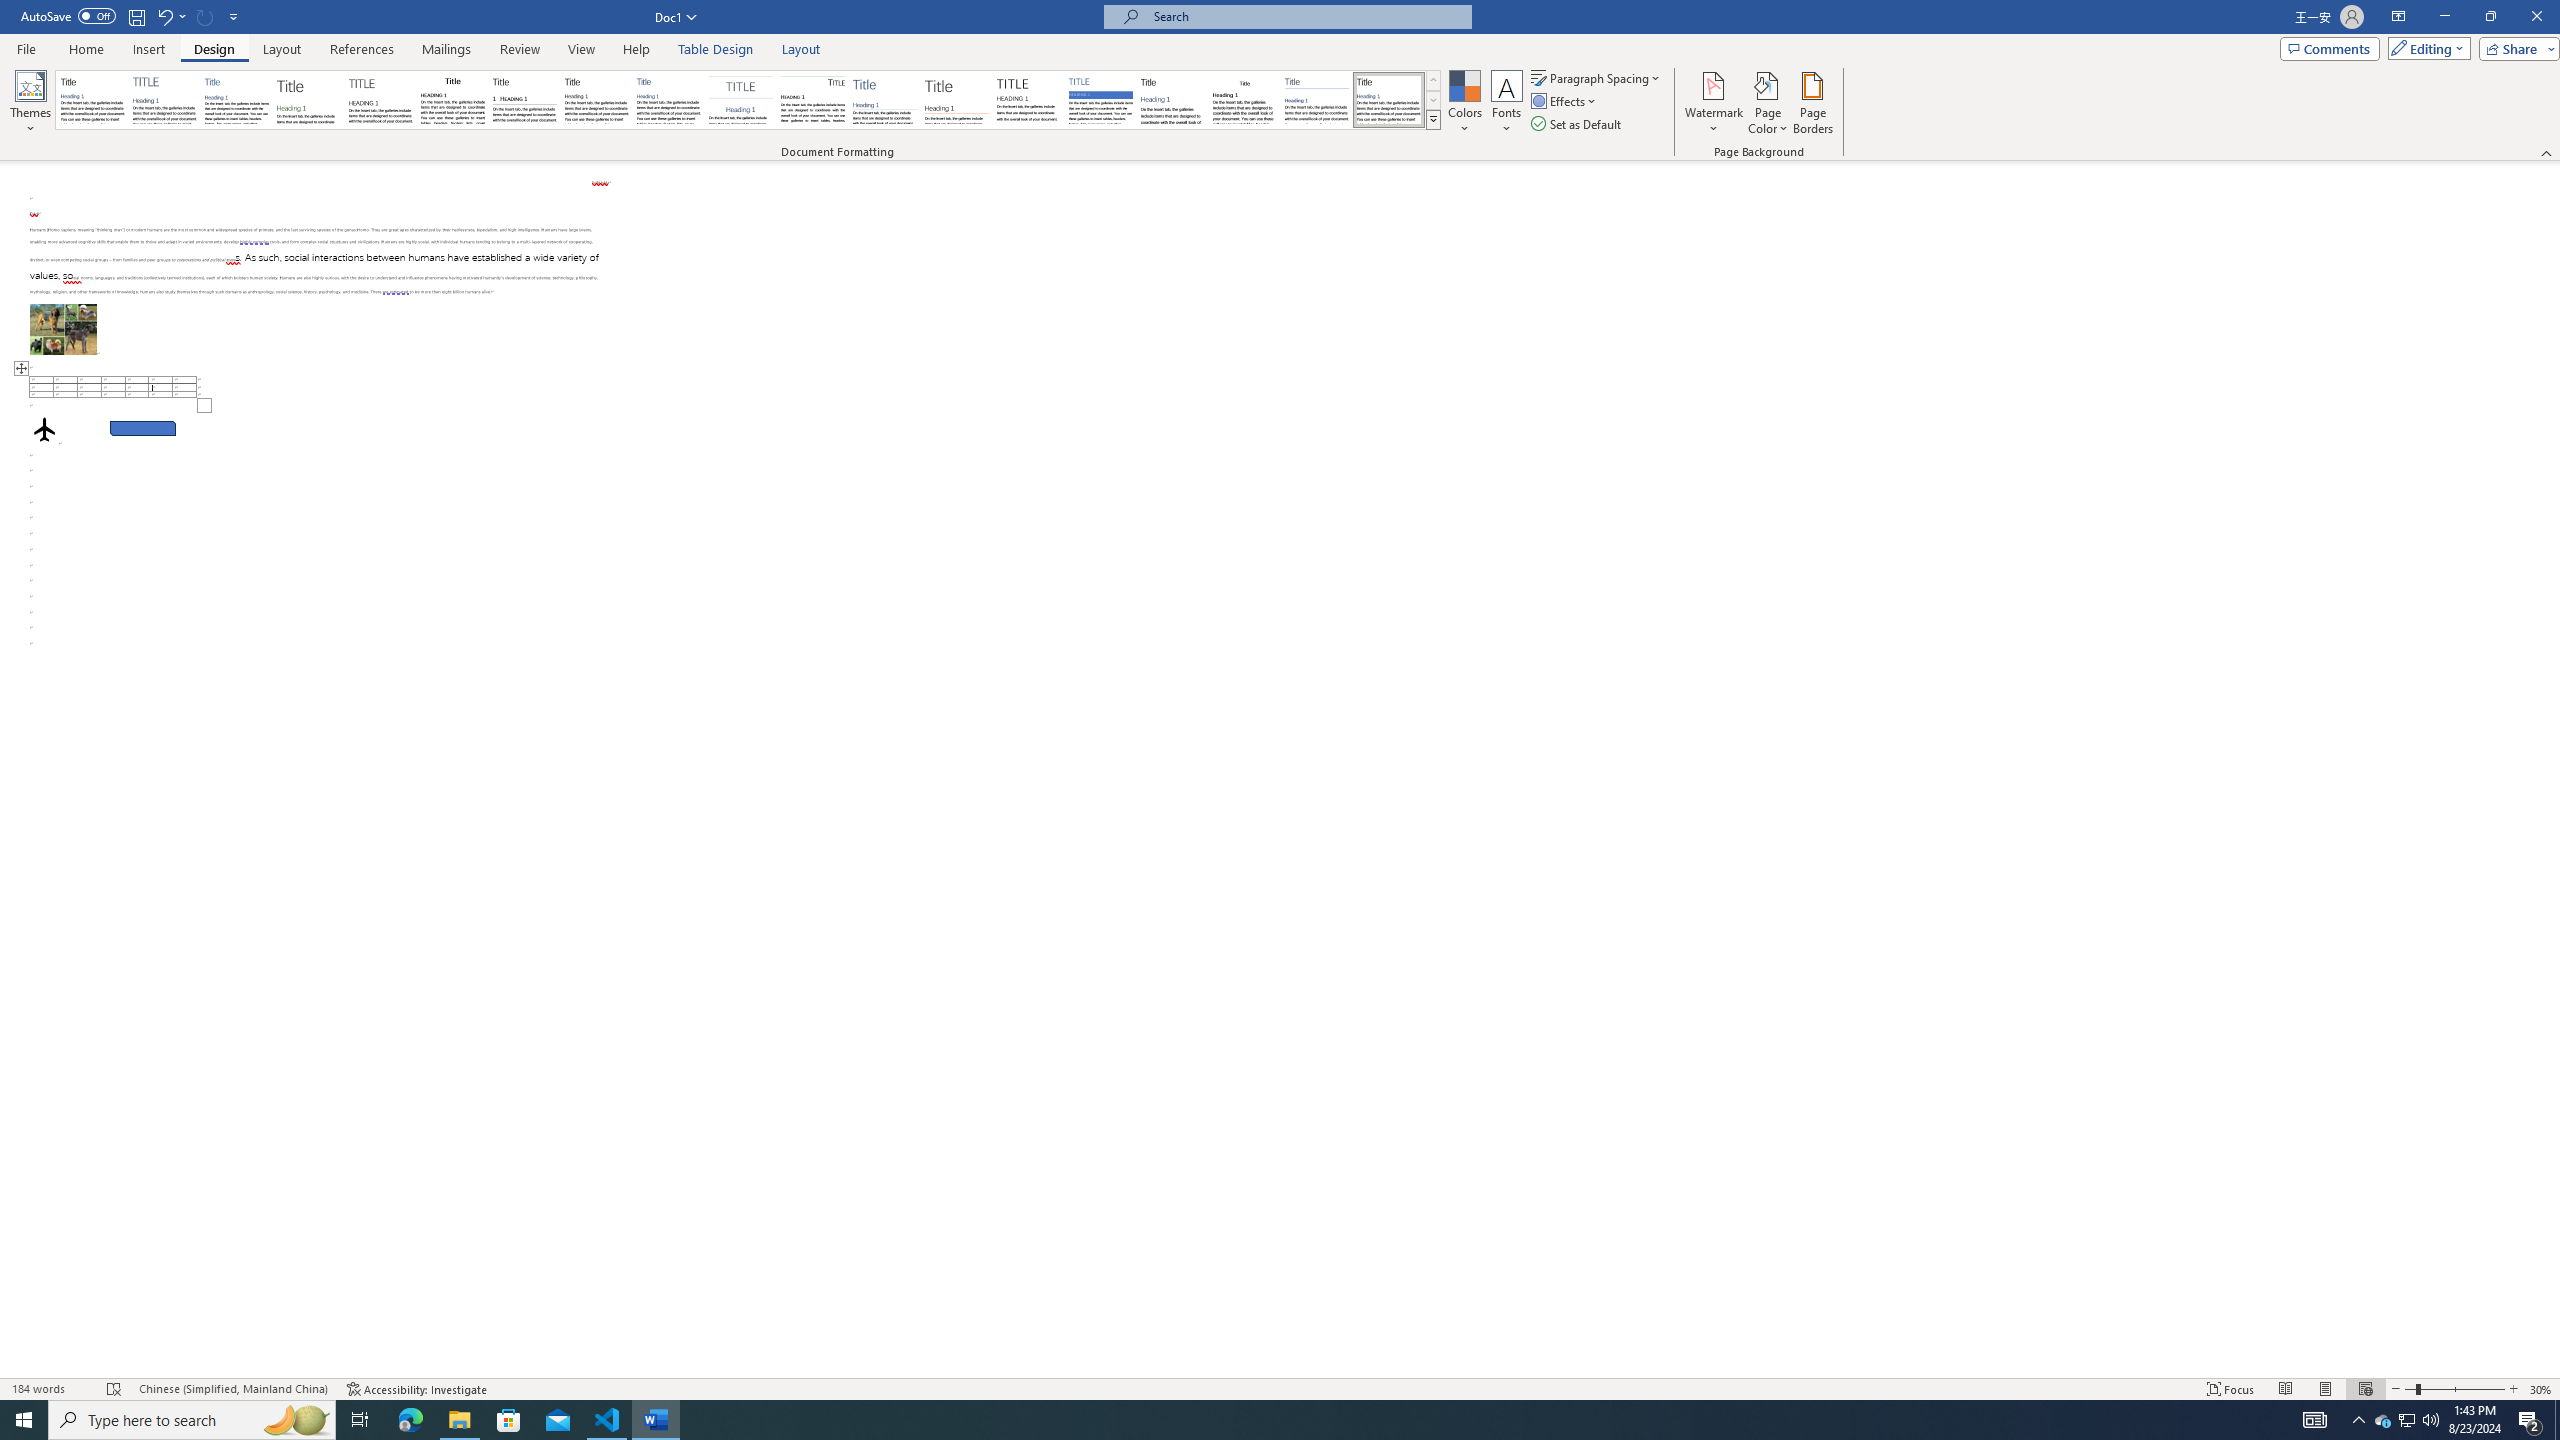 The image size is (2560, 1440). Describe the element at coordinates (91, 99) in the screenshot. I see `'Document'` at that location.